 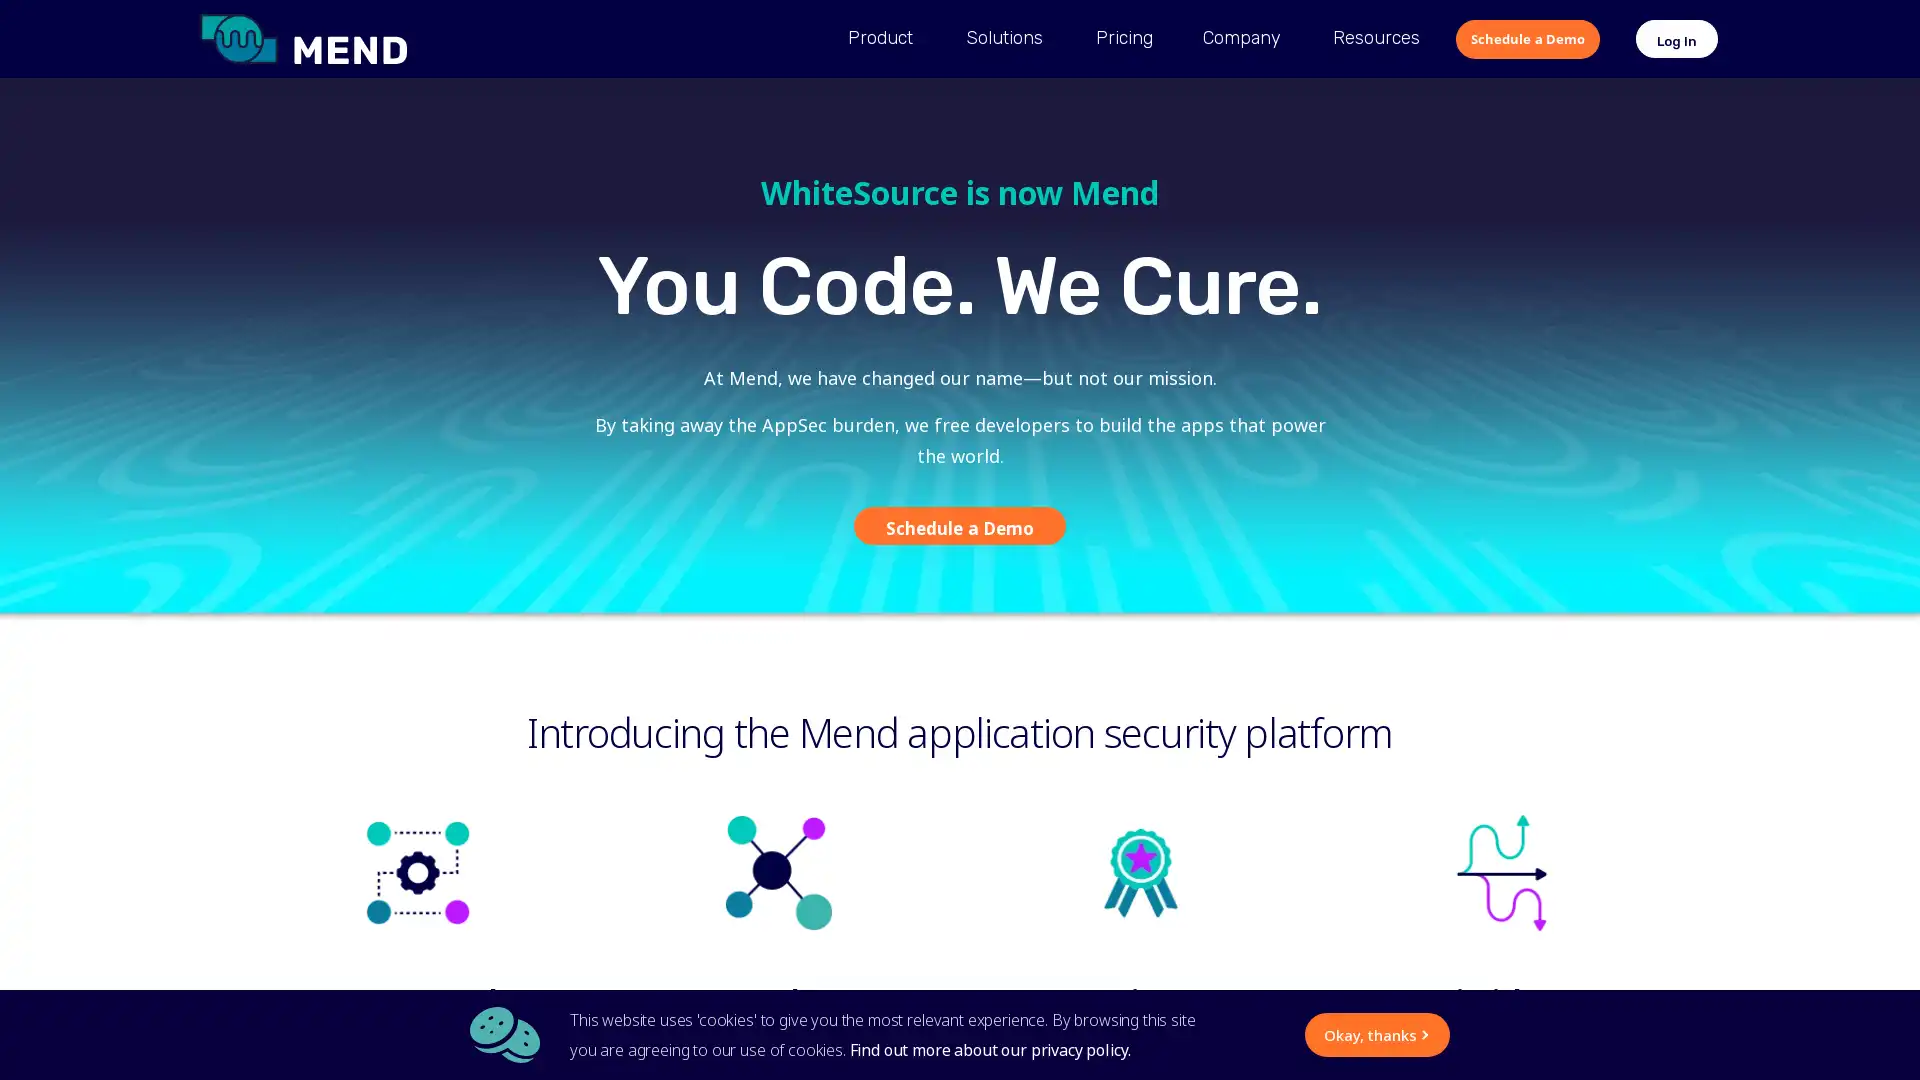 I want to click on Okay, thanks, so click(x=1187, y=1034).